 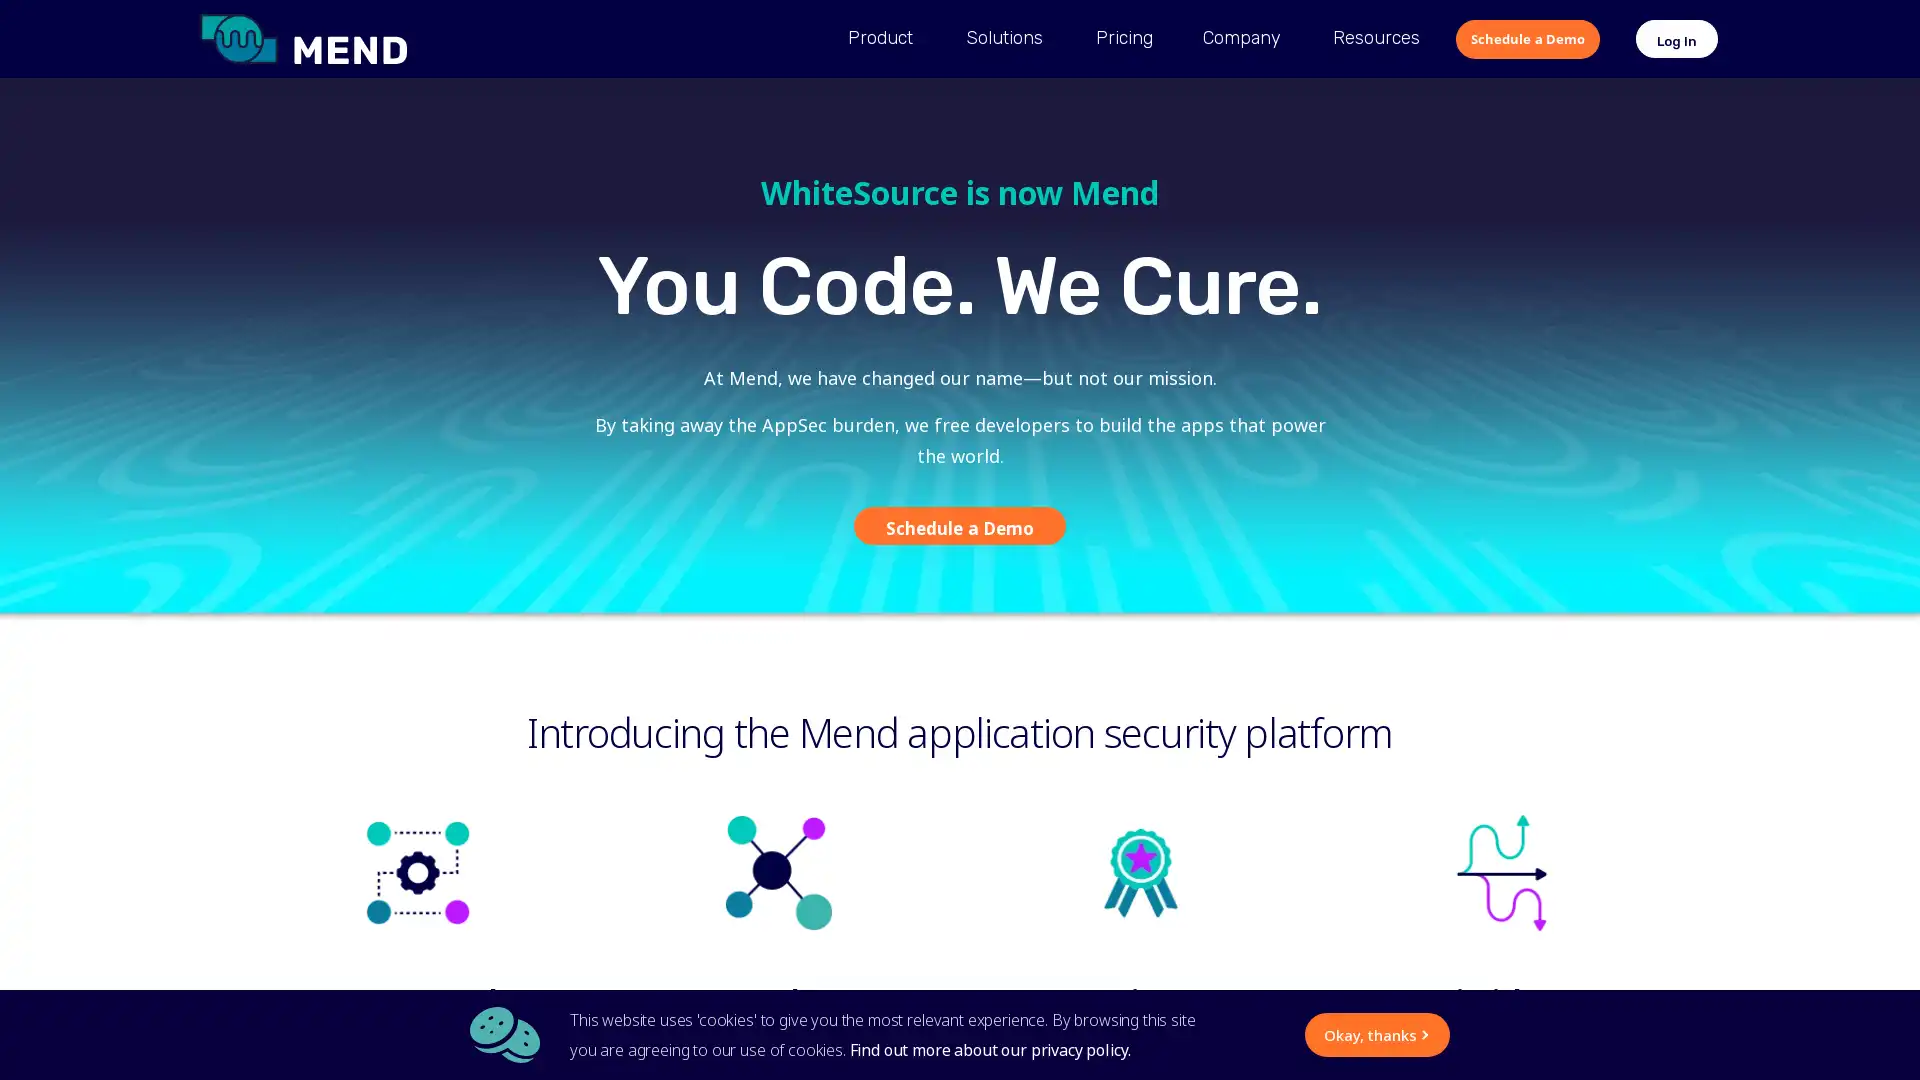 I want to click on Okay, thanks, so click(x=1187, y=1034).